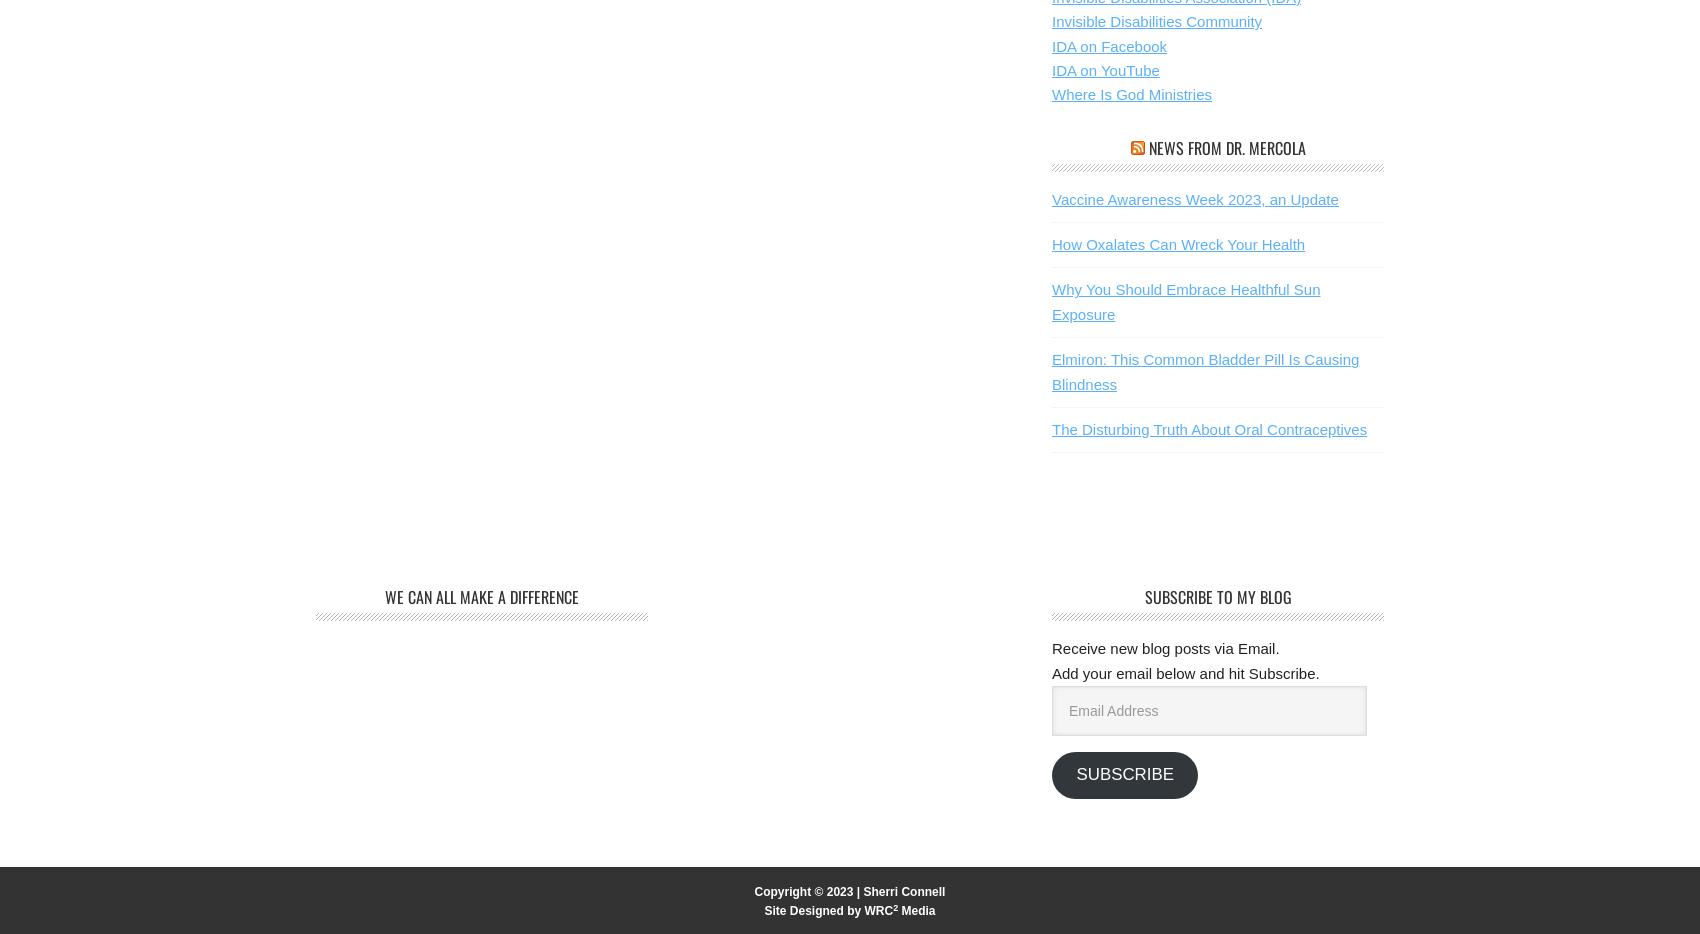 This screenshot has width=1700, height=934. What do you see at coordinates (1143, 596) in the screenshot?
I see `'Subscribe to My Blog'` at bounding box center [1143, 596].